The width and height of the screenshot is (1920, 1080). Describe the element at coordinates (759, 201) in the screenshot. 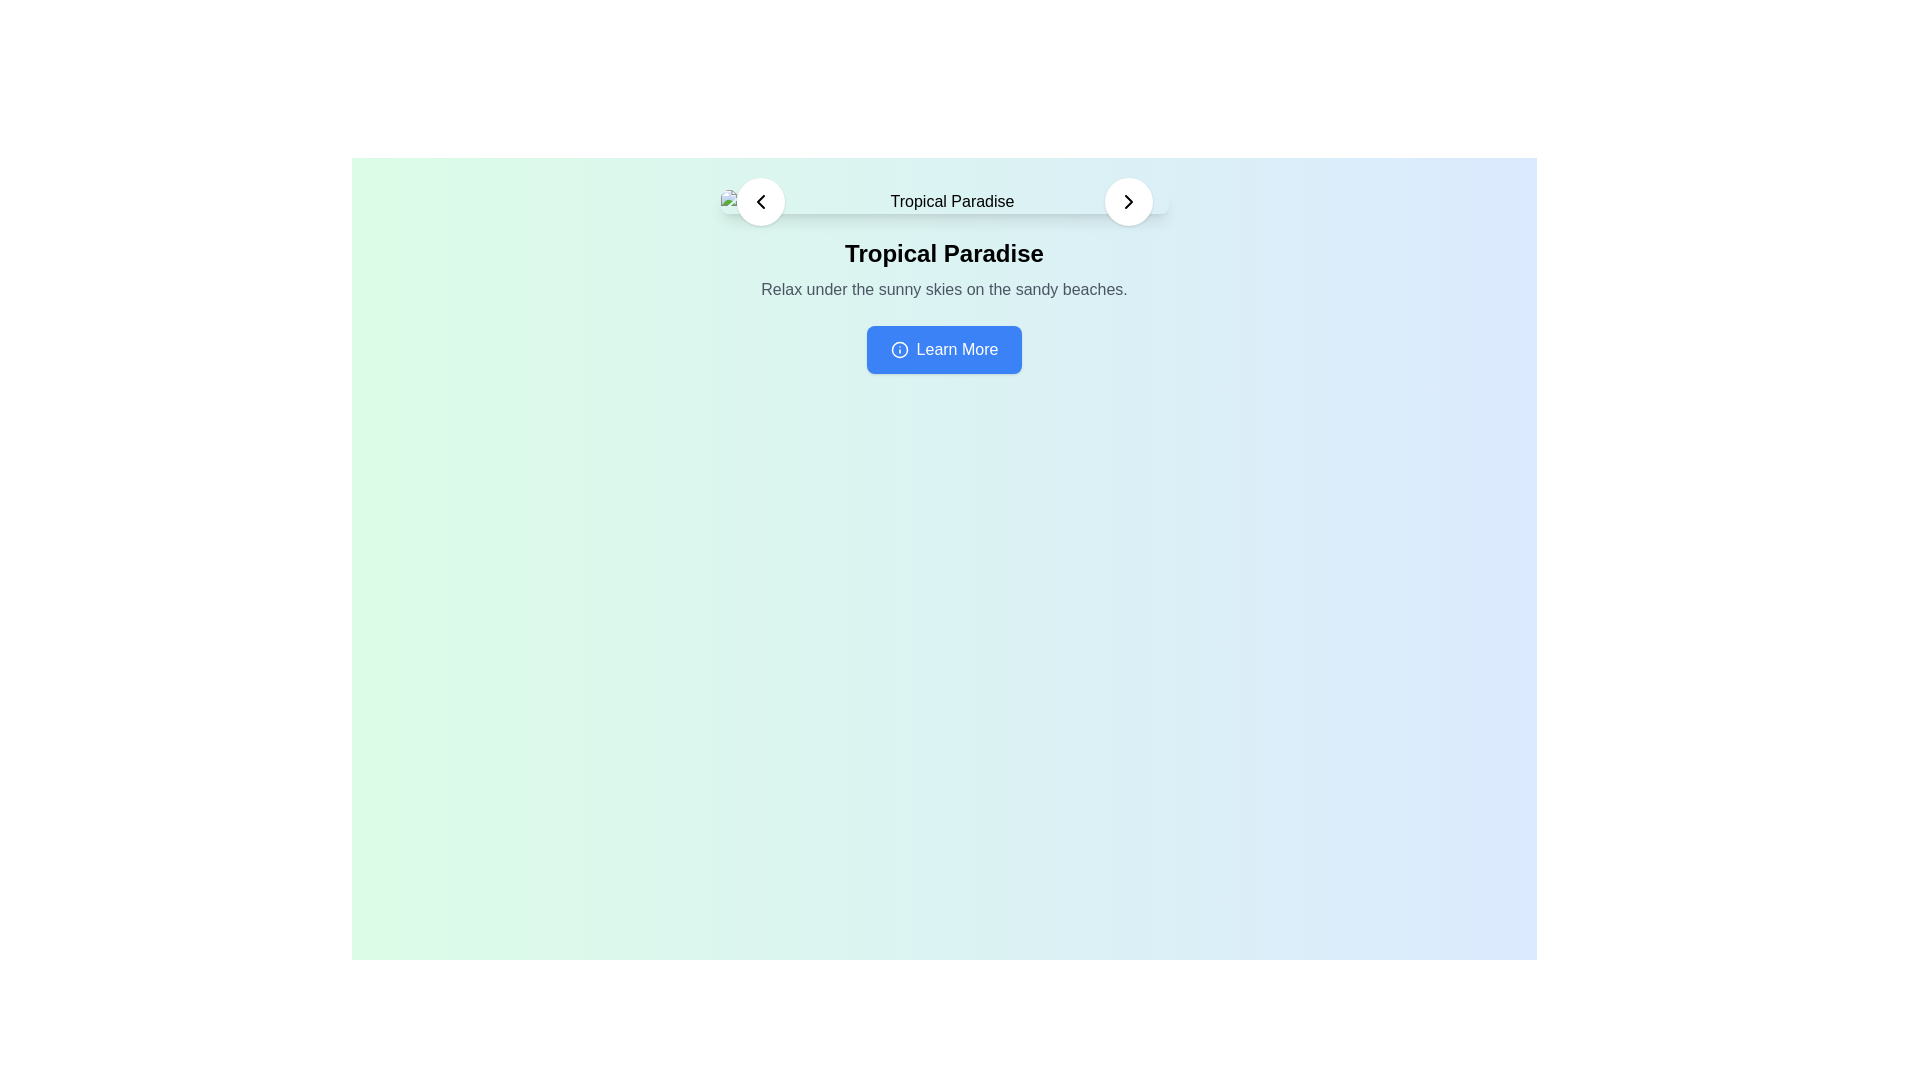

I see `the chevron-left arrow icon located at the top-left of the interface, next to the text 'Tropical Paradise'` at that location.